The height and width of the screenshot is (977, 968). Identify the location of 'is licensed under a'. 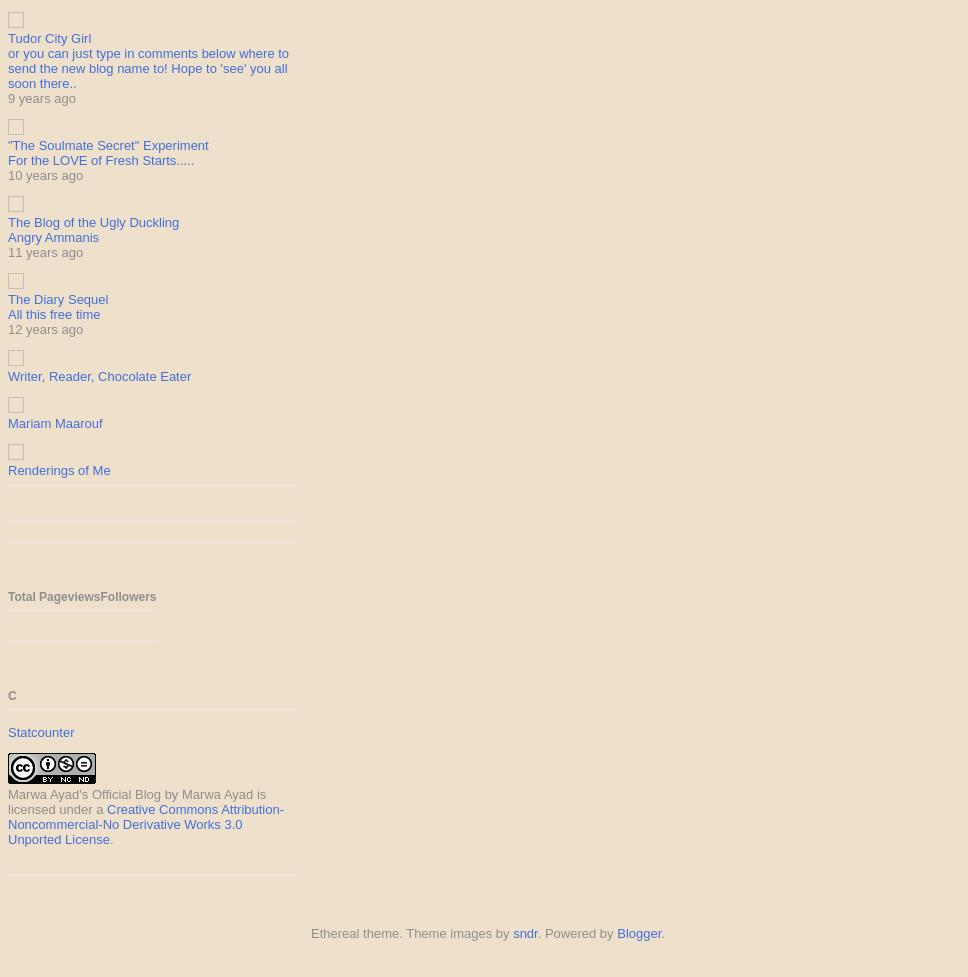
(8, 802).